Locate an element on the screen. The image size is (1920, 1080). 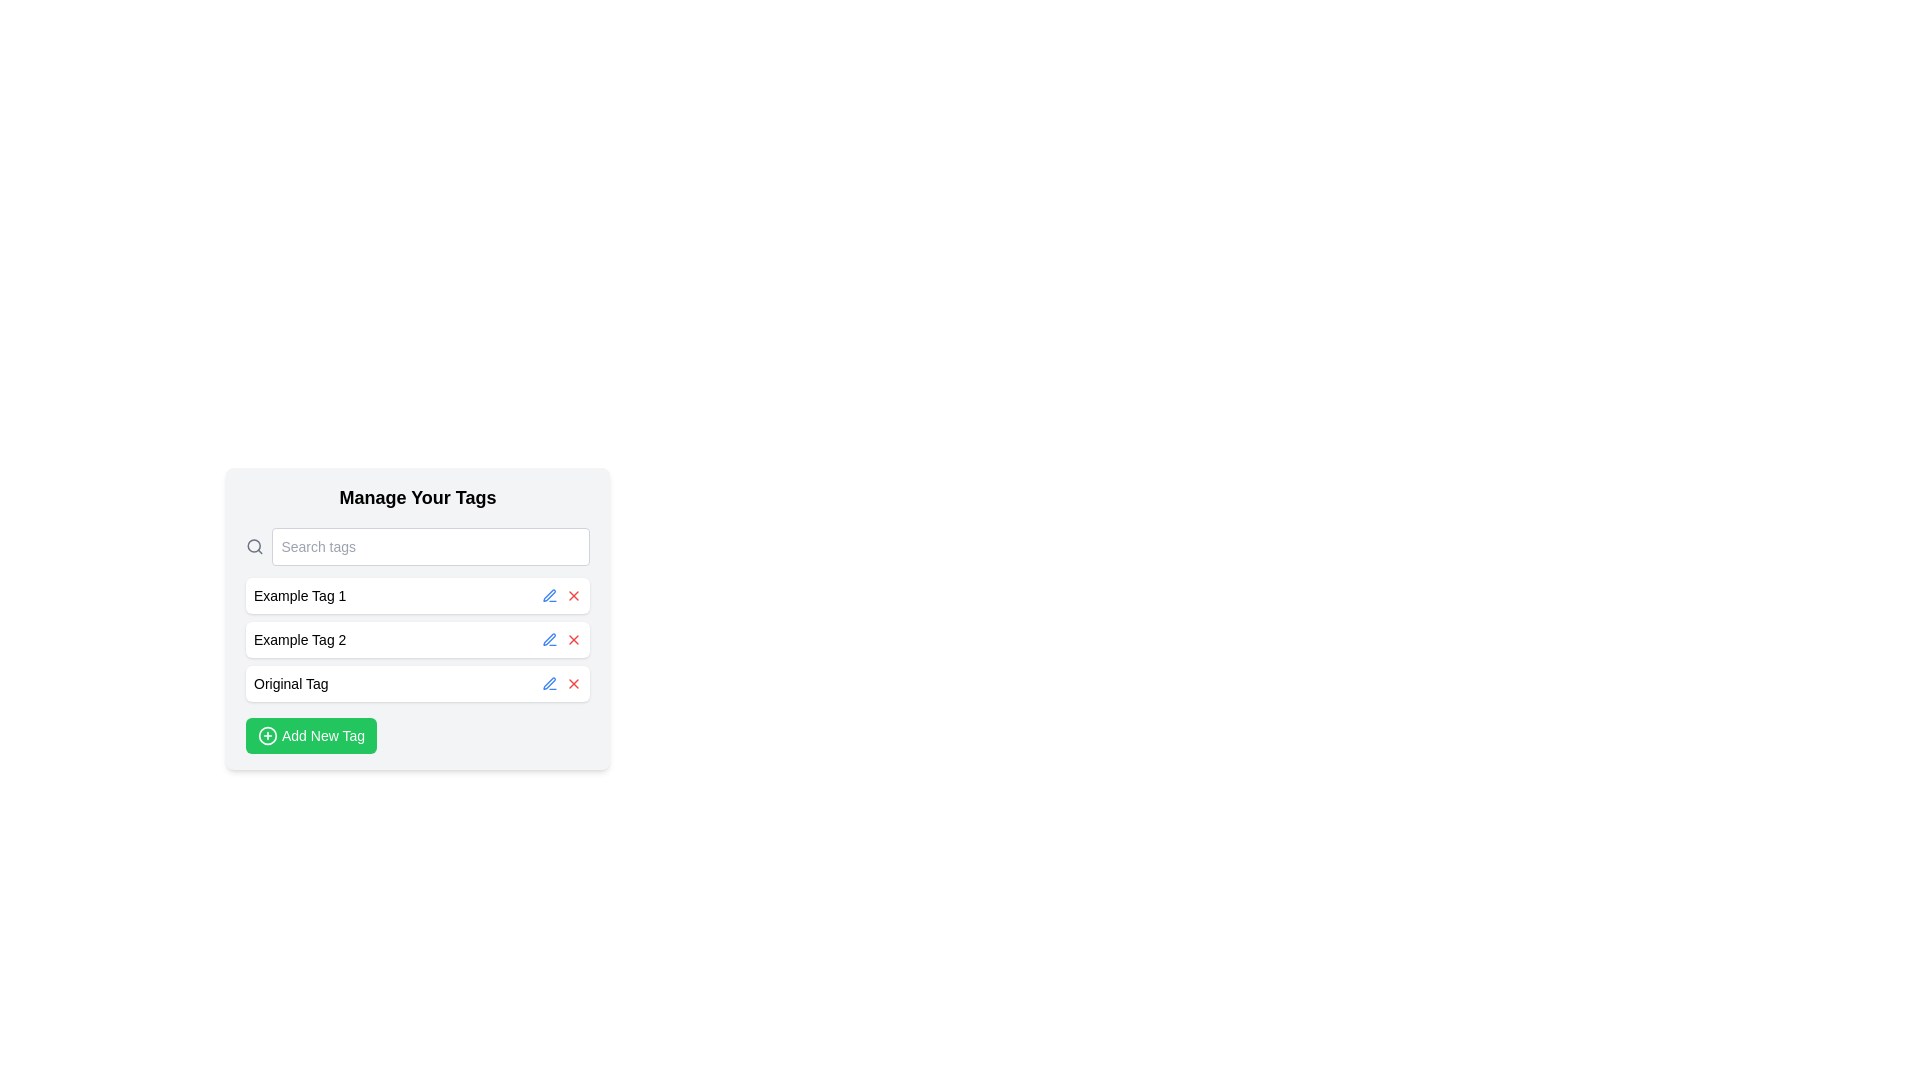
the filled circular shape that is part of the magnifying glass illustration, located at the center-left of the icon in the header, preceding the 'Search tags' input field is located at coordinates (253, 546).